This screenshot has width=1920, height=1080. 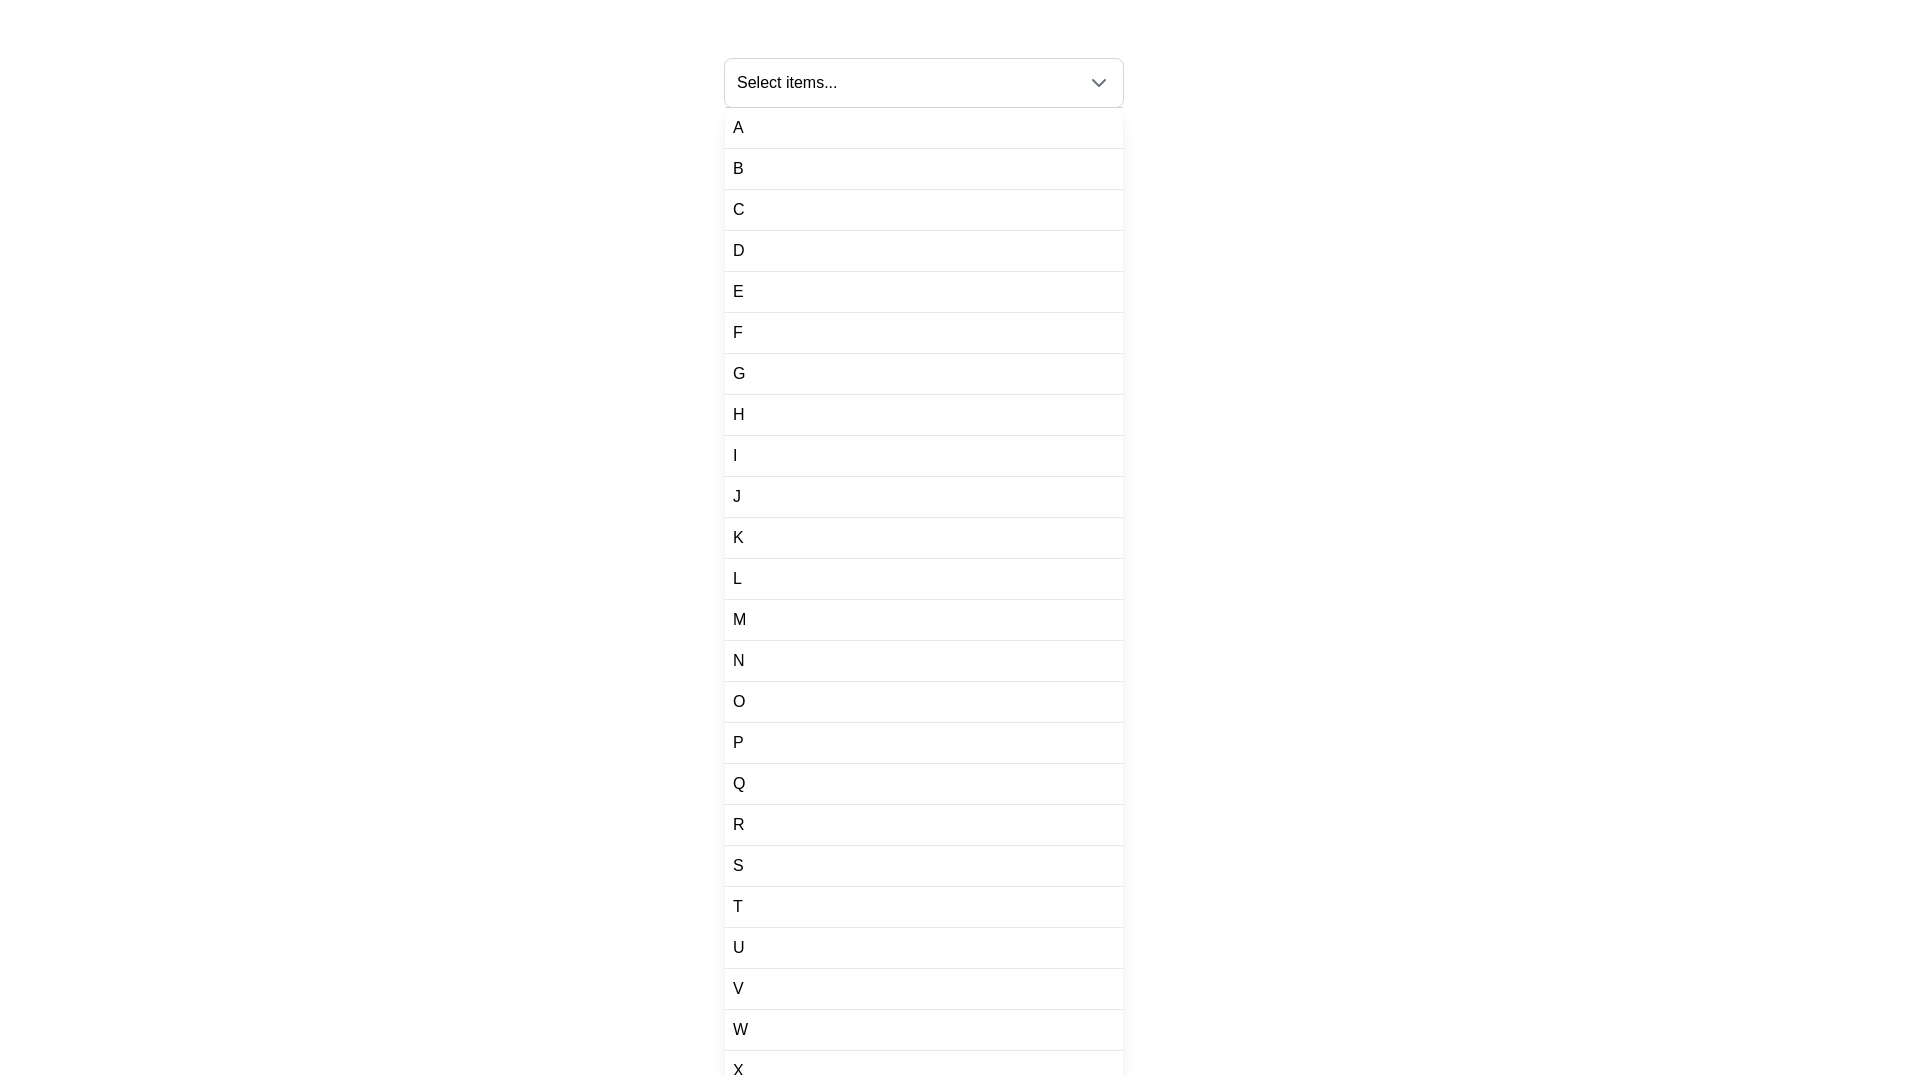 I want to click on the static text label 'Select items...' at the top of the dropdown menu interface, so click(x=786, y=82).